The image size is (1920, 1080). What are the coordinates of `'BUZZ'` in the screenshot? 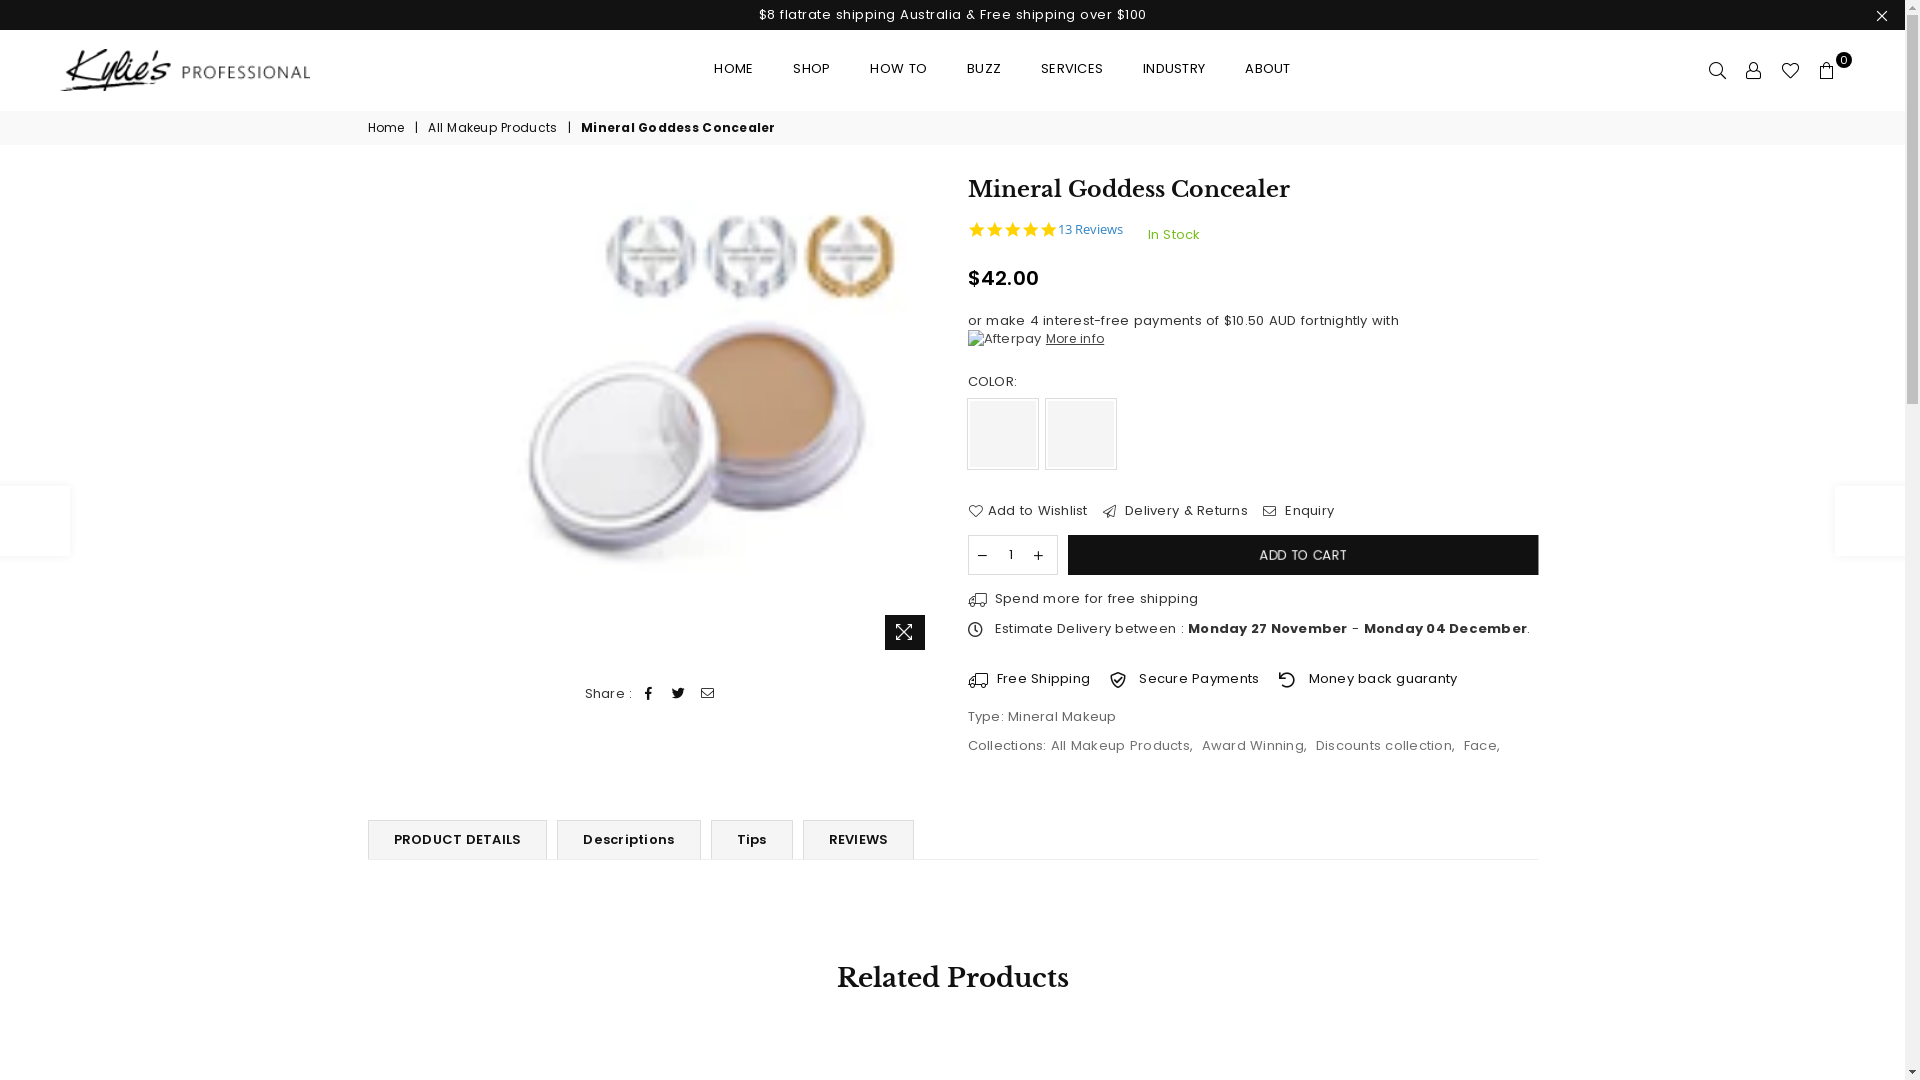 It's located at (950, 68).